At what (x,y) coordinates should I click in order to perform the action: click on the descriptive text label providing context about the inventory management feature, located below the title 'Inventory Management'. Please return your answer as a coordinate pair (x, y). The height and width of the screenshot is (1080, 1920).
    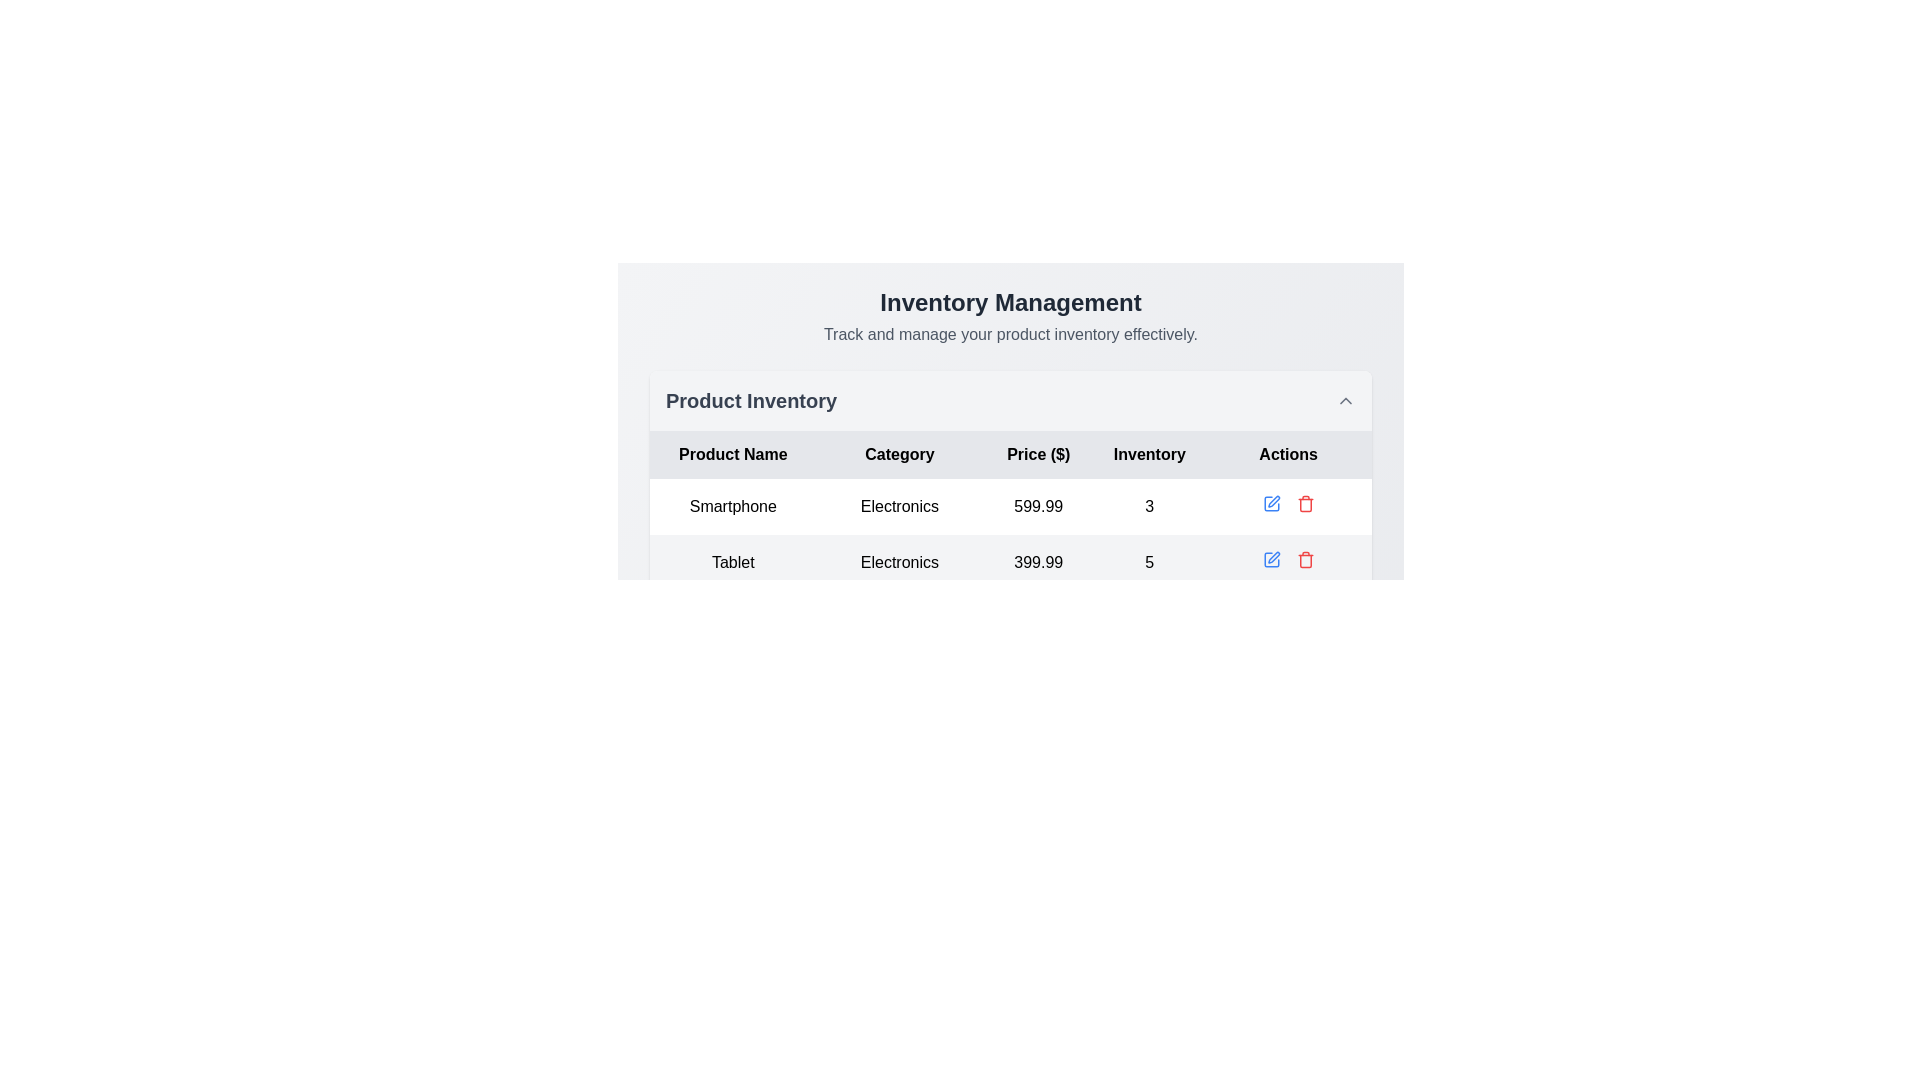
    Looking at the image, I should click on (1011, 334).